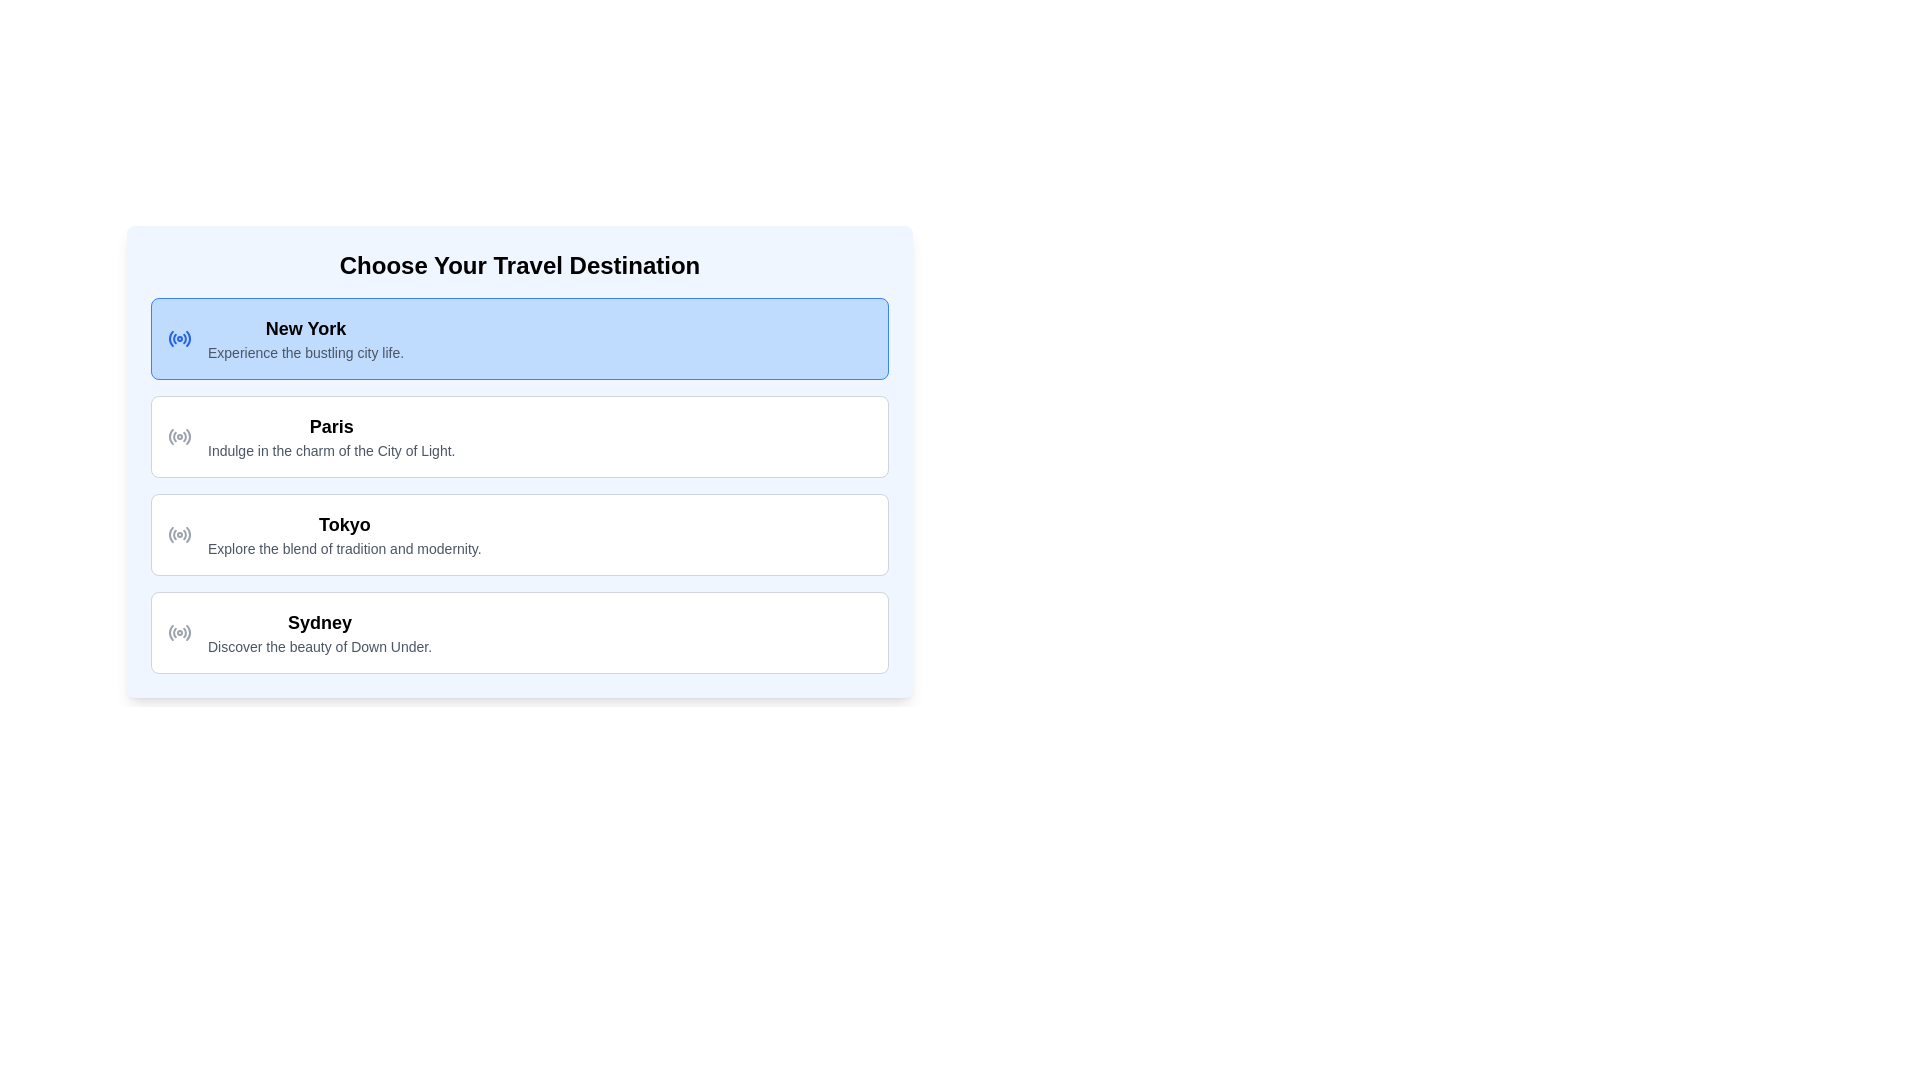 The height and width of the screenshot is (1080, 1920). Describe the element at coordinates (344, 534) in the screenshot. I see `text block titled 'Tokyo' that includes the subtitle 'Explore the blend of tradition and modernity.' located in the third selectable card of the vertical list` at that location.